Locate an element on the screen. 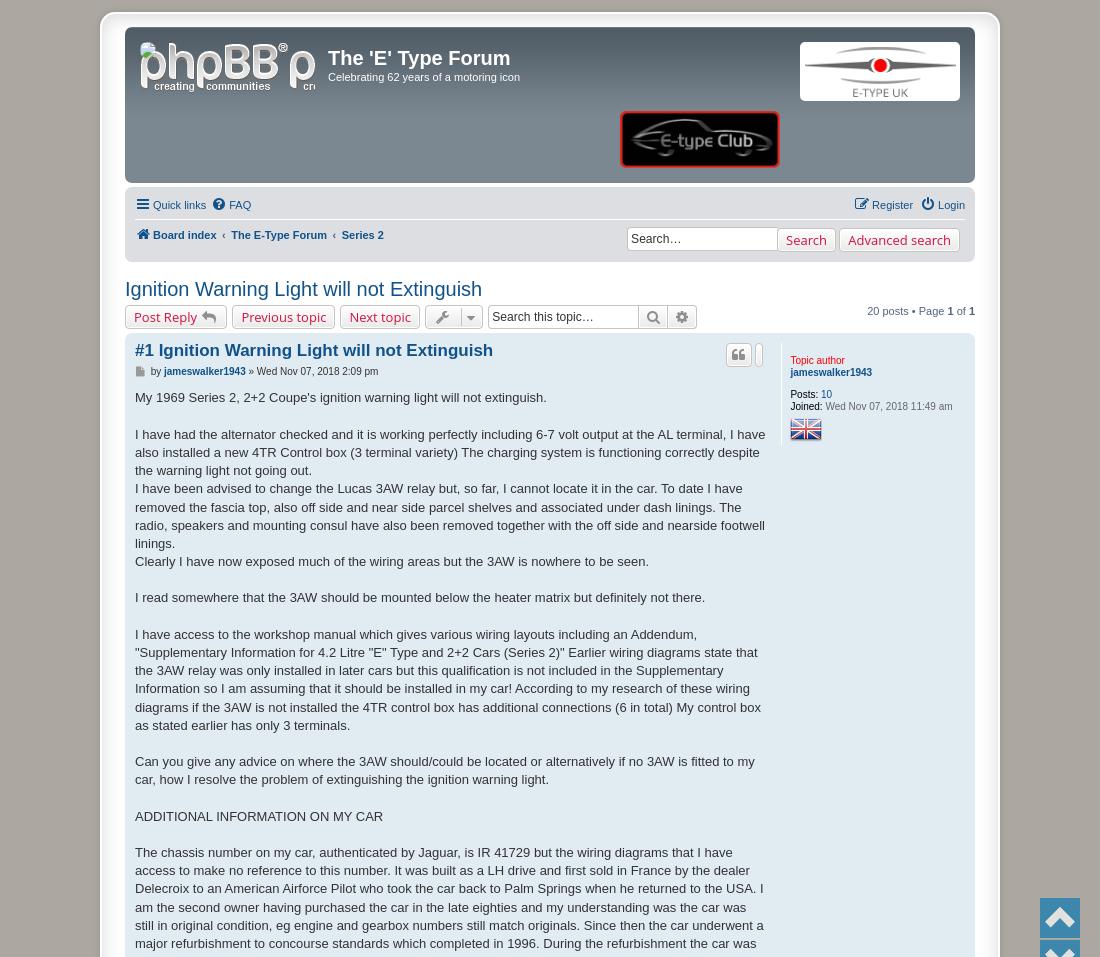 The width and height of the screenshot is (1100, 957). 'Board index' is located at coordinates (183, 232).